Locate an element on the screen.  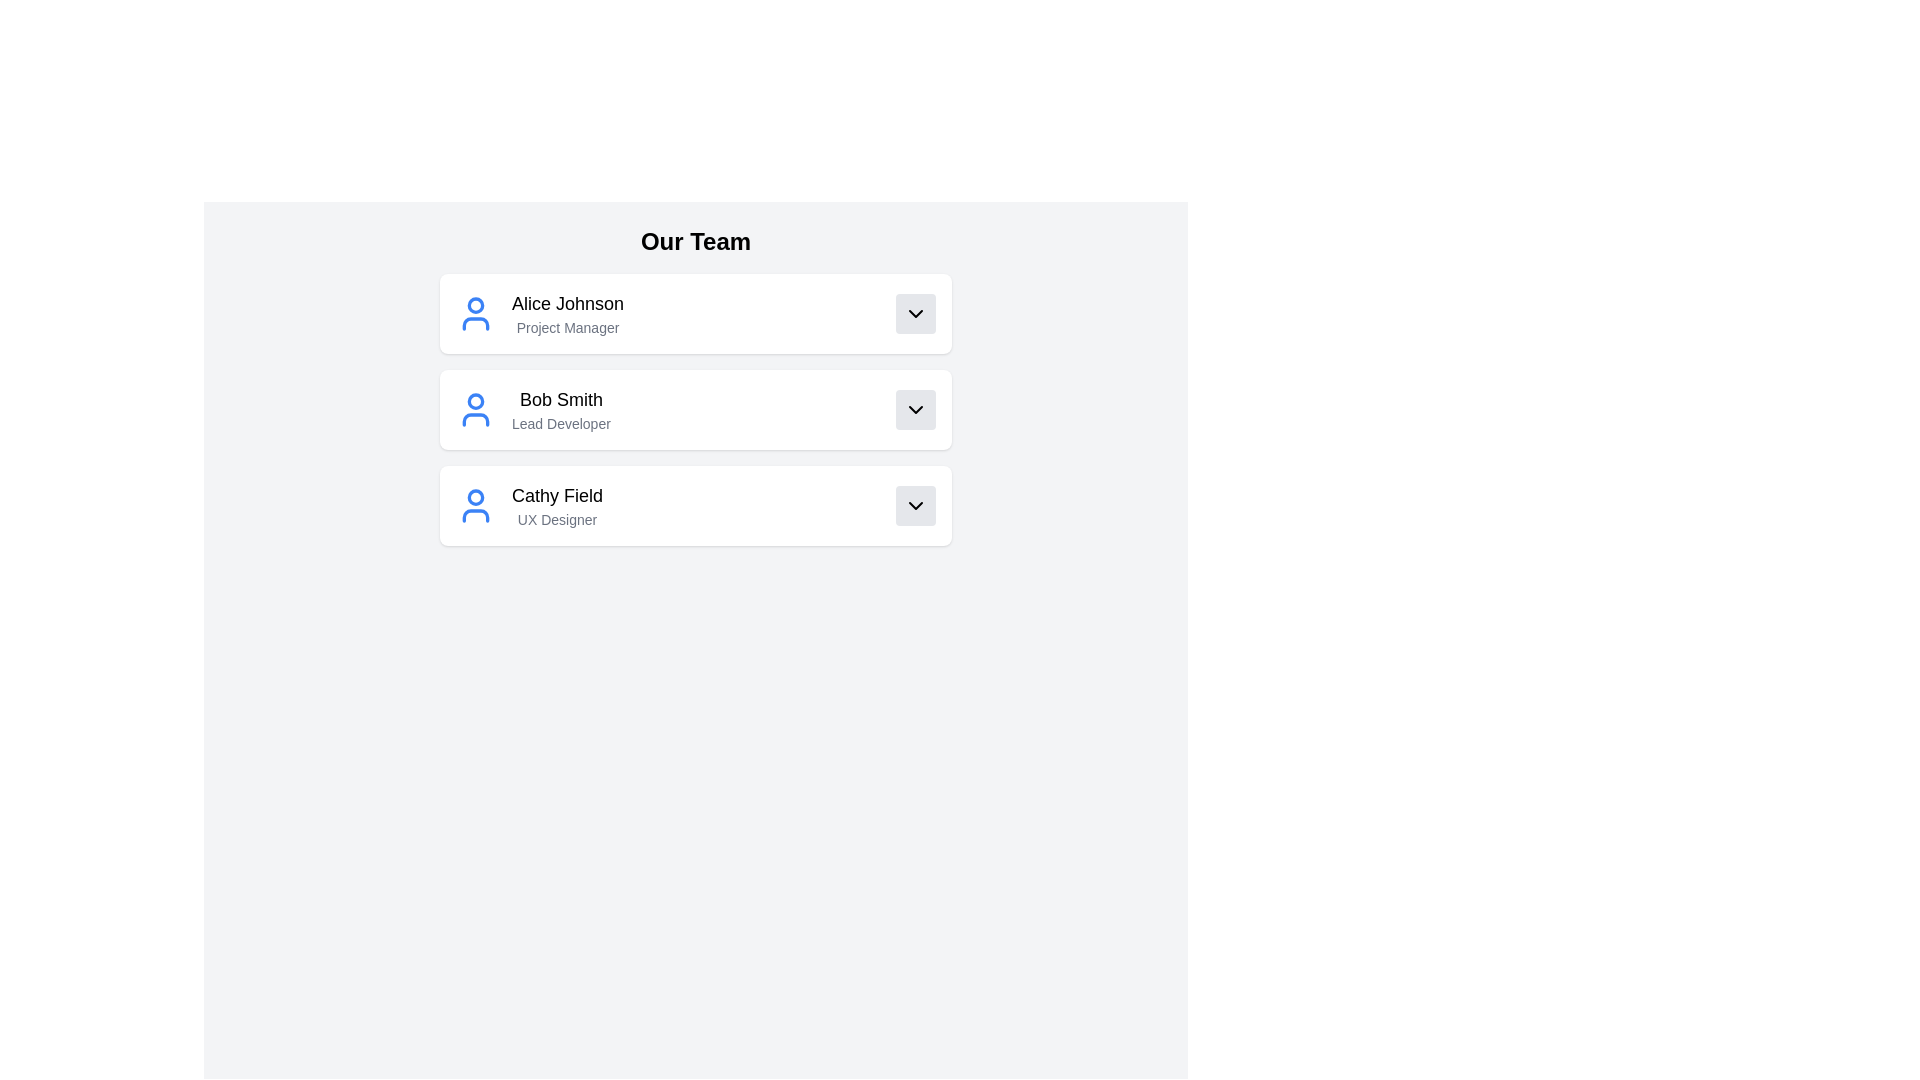
the rectangular button with a chevron-down icon located at the far right of the row containing information about 'Cathy Field' is located at coordinates (915, 504).